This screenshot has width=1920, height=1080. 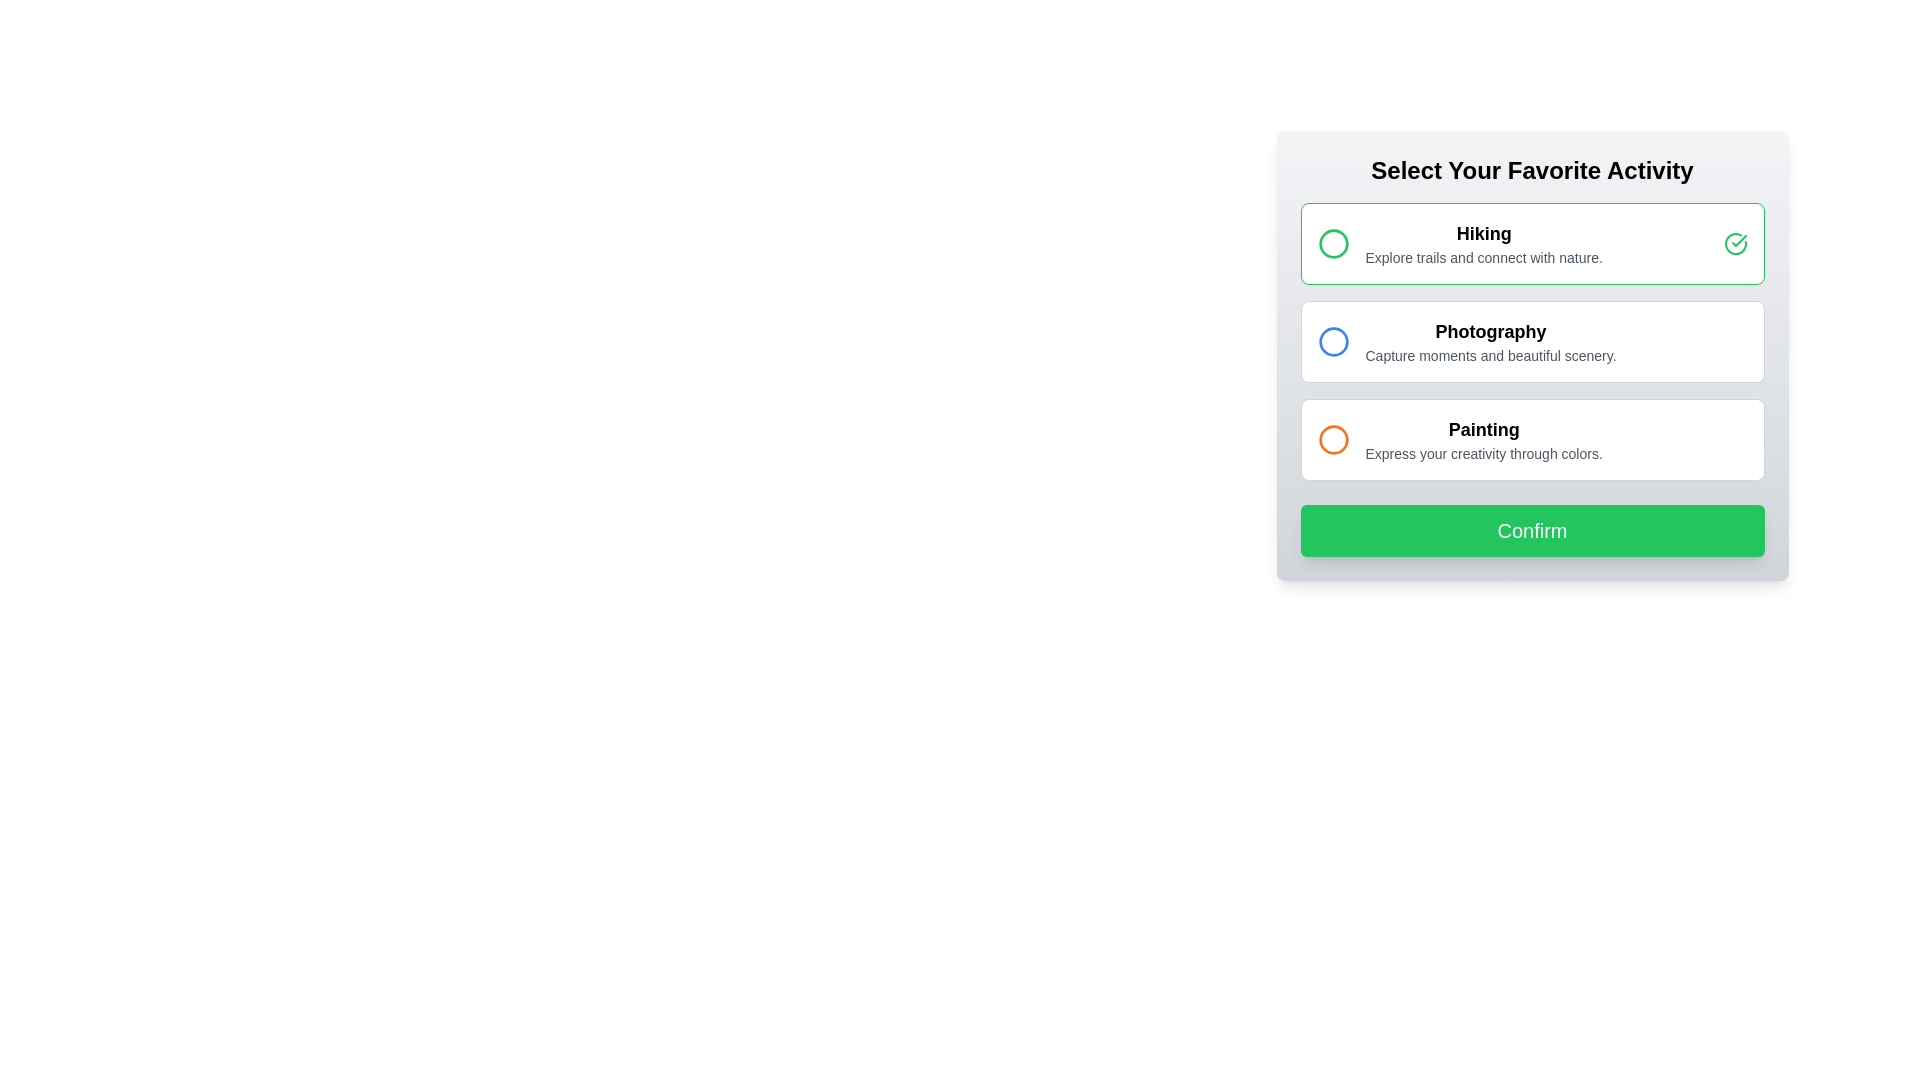 What do you see at coordinates (1484, 257) in the screenshot?
I see `the text line stating 'Explore trails and connect with nature.' in small, gray-colored font, which is located below the title 'Hiking' within the highlighted activity card` at bounding box center [1484, 257].